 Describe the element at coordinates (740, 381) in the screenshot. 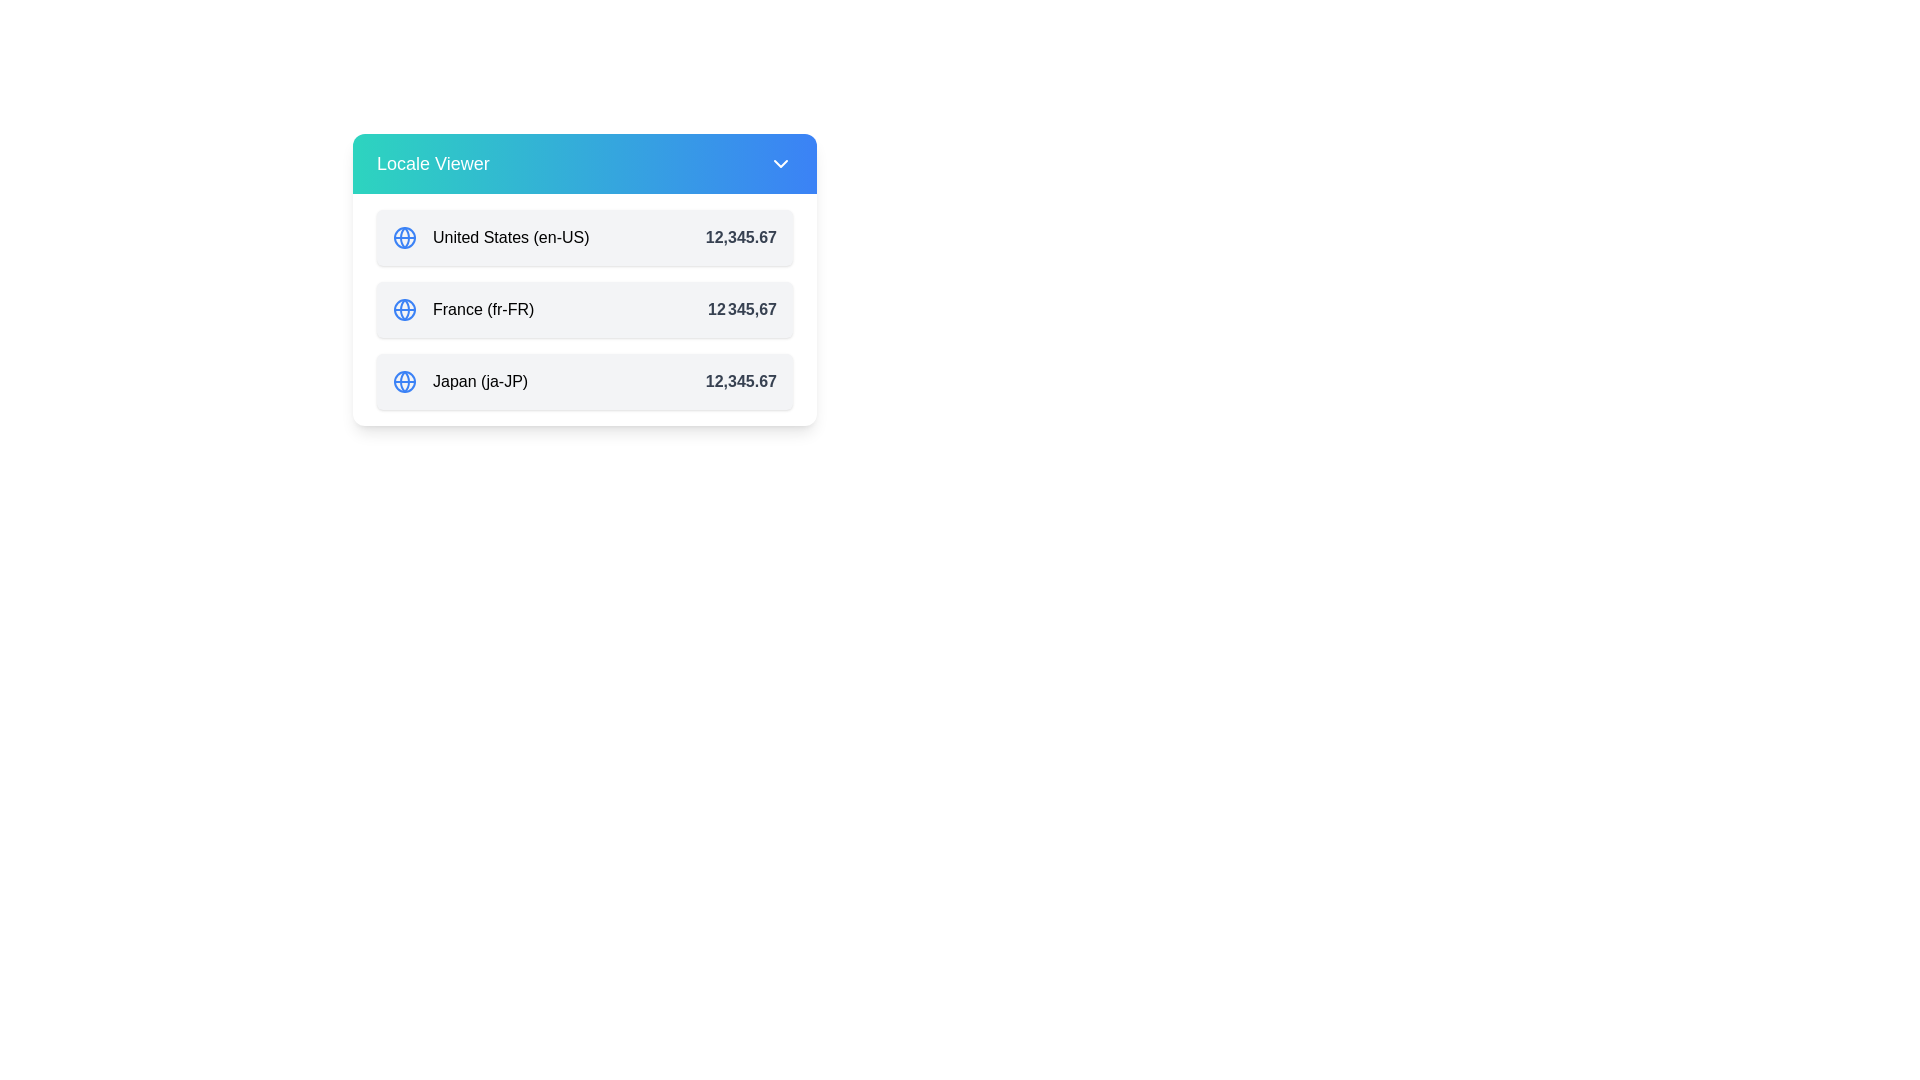

I see `the text label displaying the numeric value '12,345.67' styled in bold gray font, located to the right of 'Japan (ja-JP)' within the Japan locale row` at that location.